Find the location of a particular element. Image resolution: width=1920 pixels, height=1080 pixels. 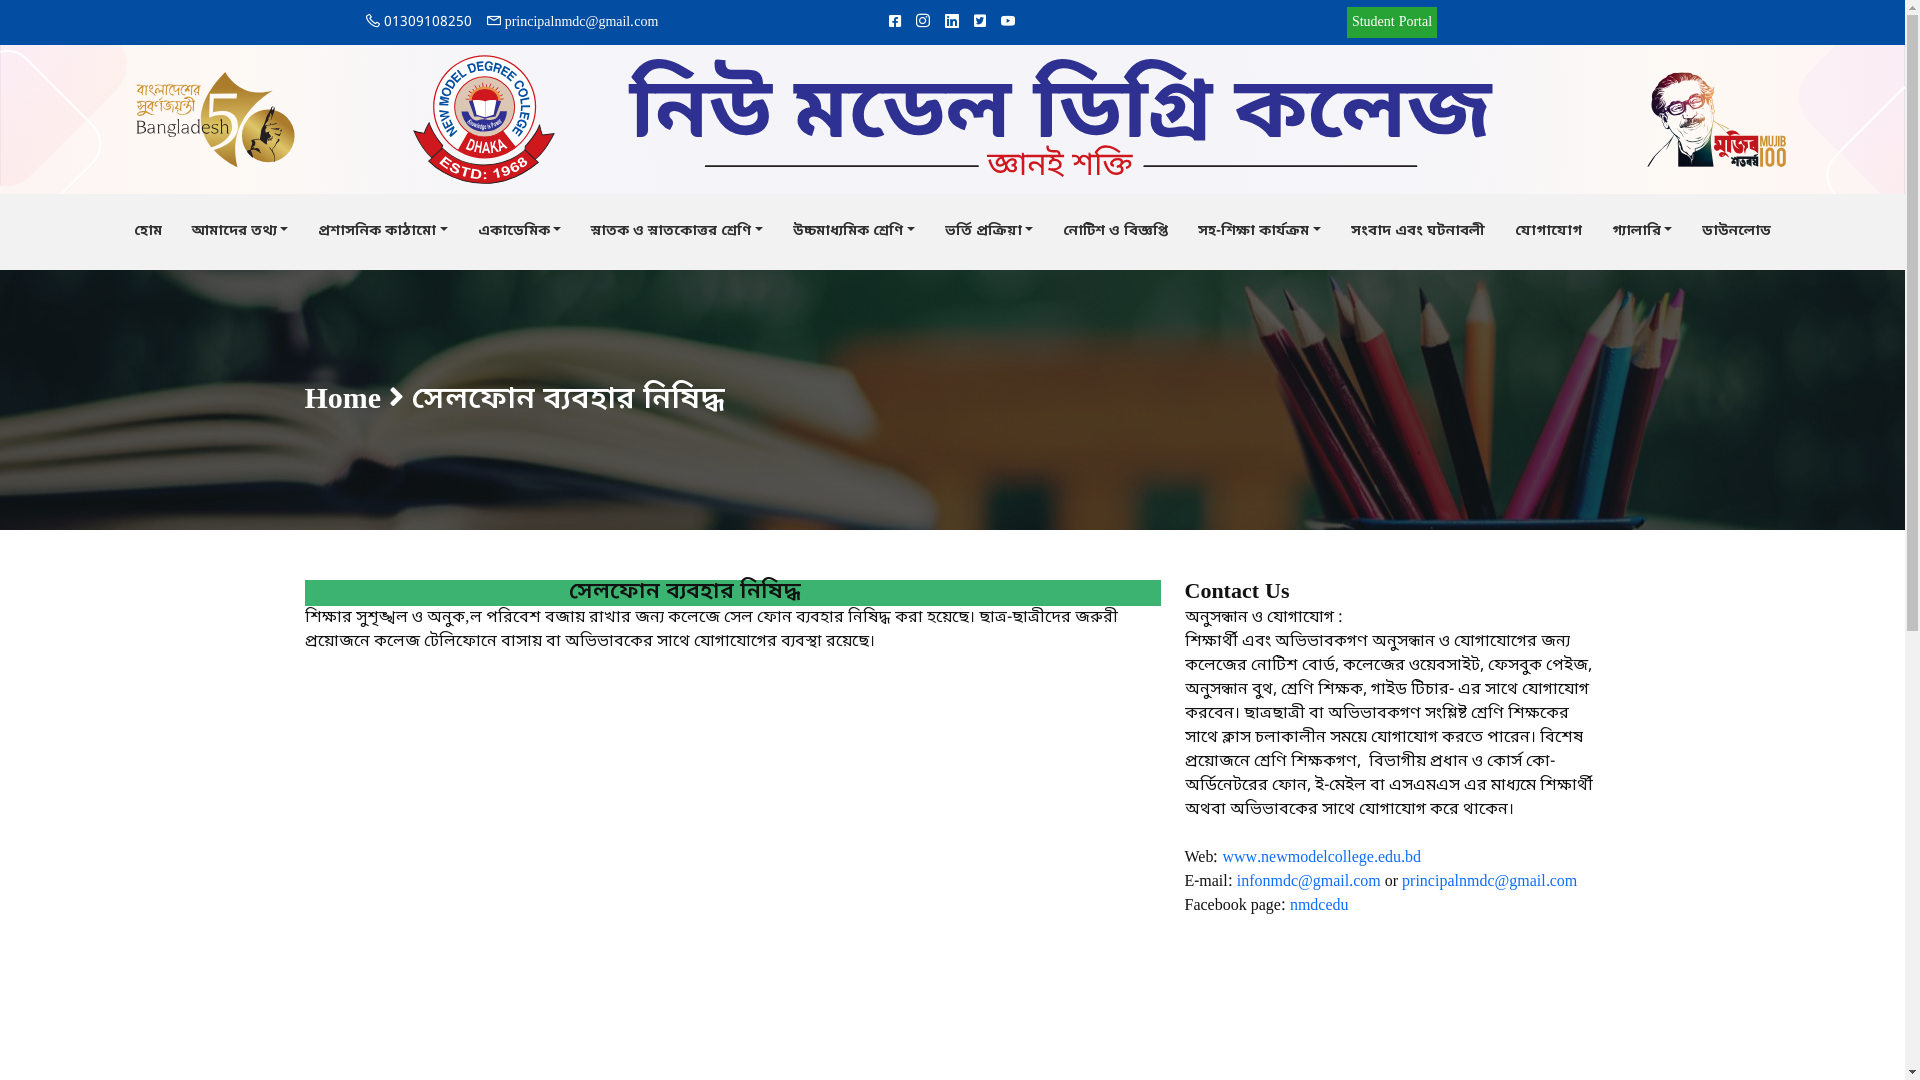

'Student Portal' is located at coordinates (1391, 22).